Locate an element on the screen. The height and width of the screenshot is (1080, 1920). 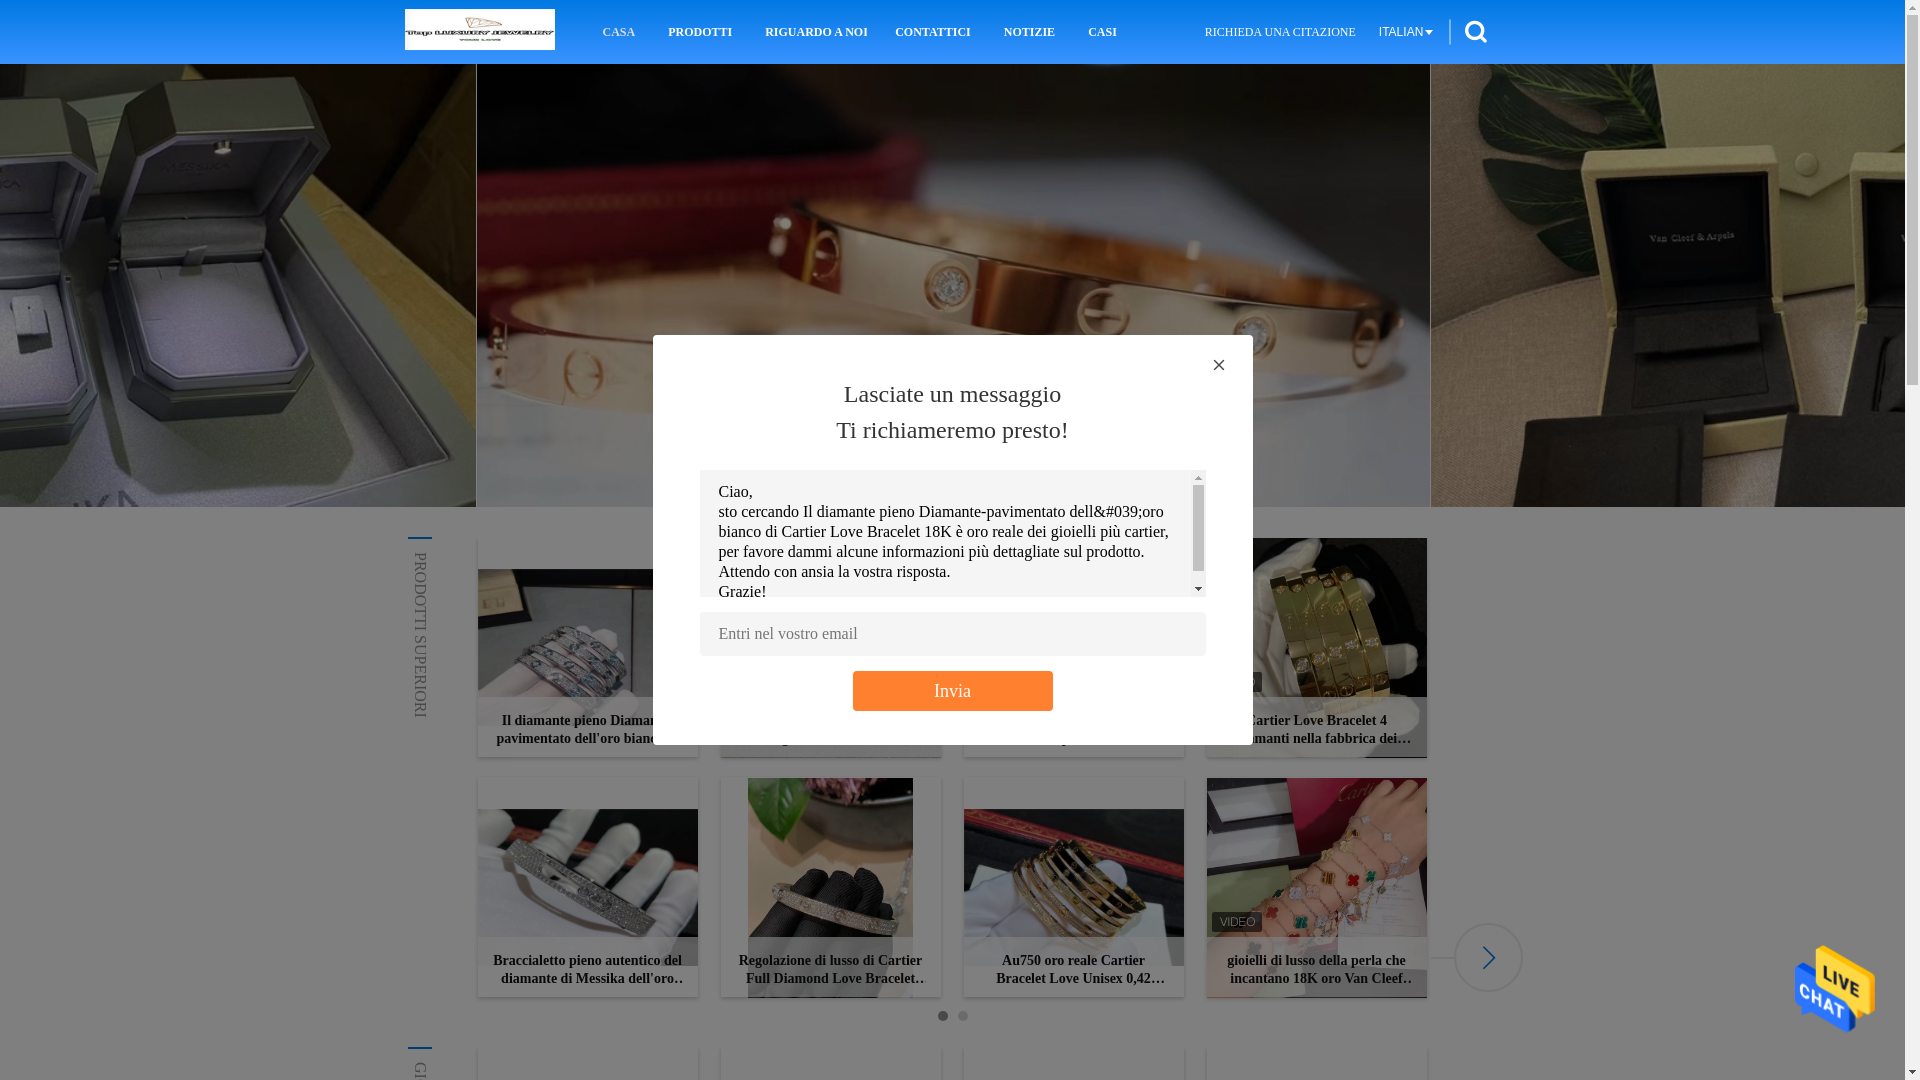
'CASI' is located at coordinates (1101, 31).